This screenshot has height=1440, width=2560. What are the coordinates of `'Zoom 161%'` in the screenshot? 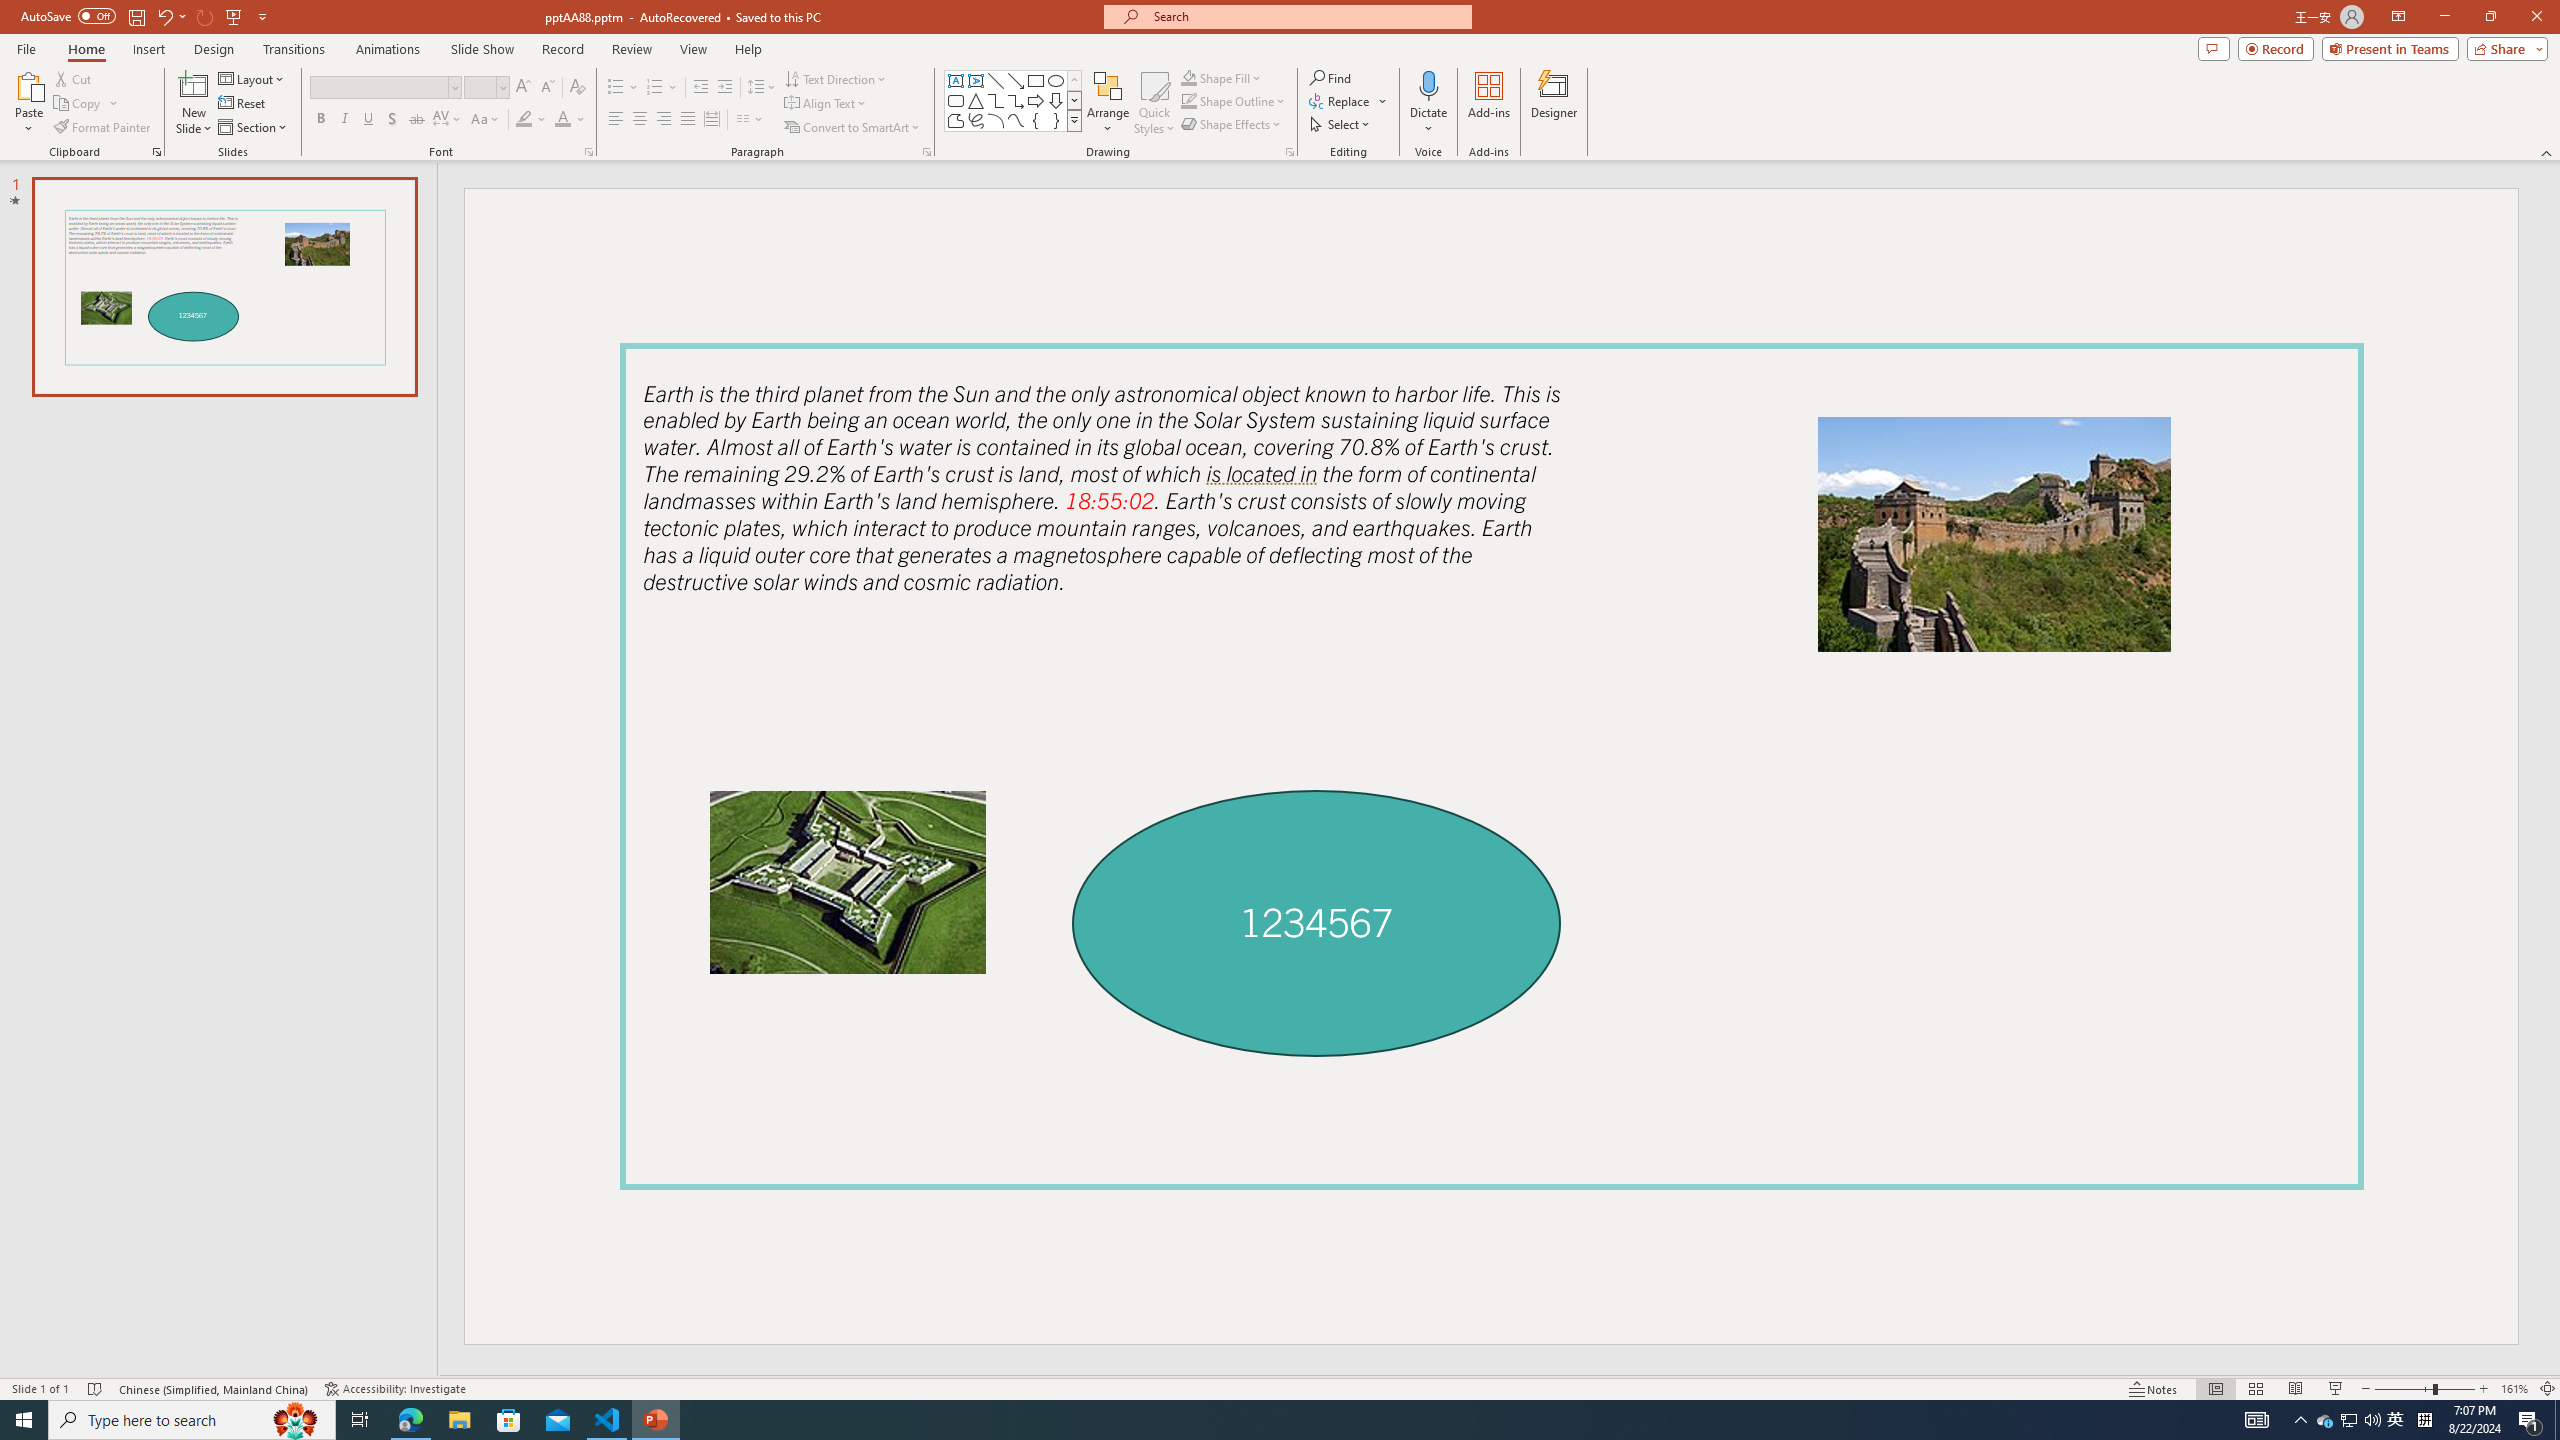 It's located at (2515, 1389).